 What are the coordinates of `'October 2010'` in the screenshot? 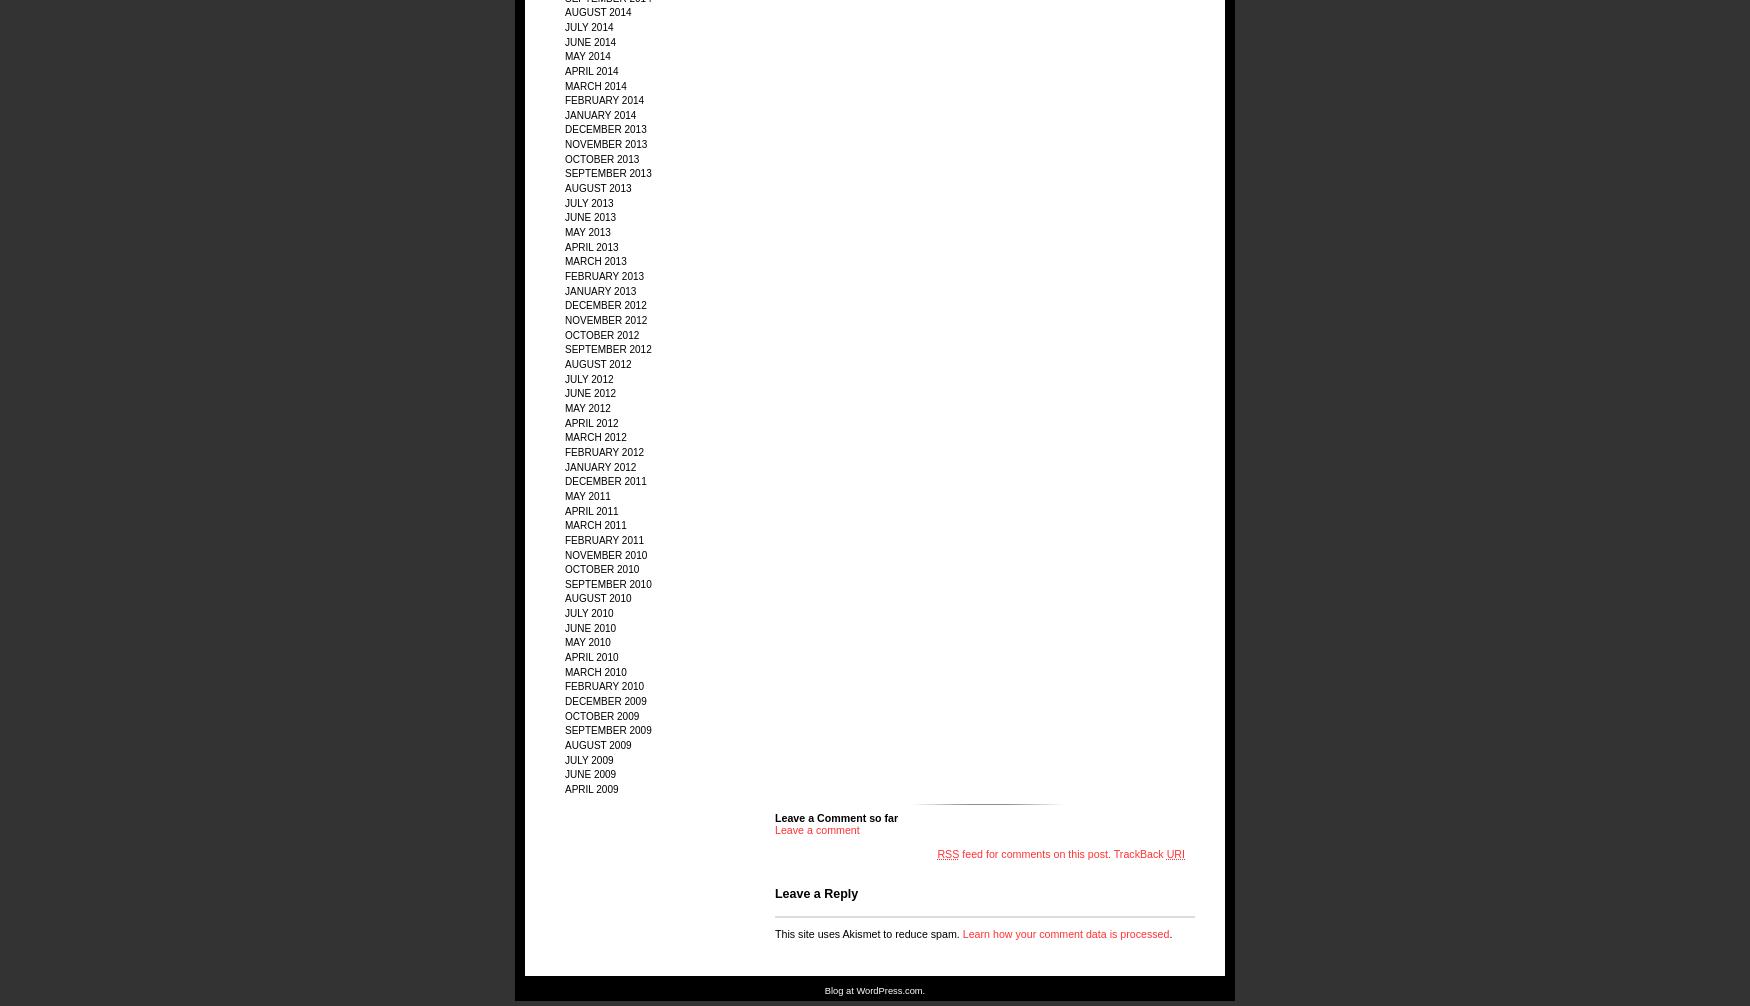 It's located at (602, 569).